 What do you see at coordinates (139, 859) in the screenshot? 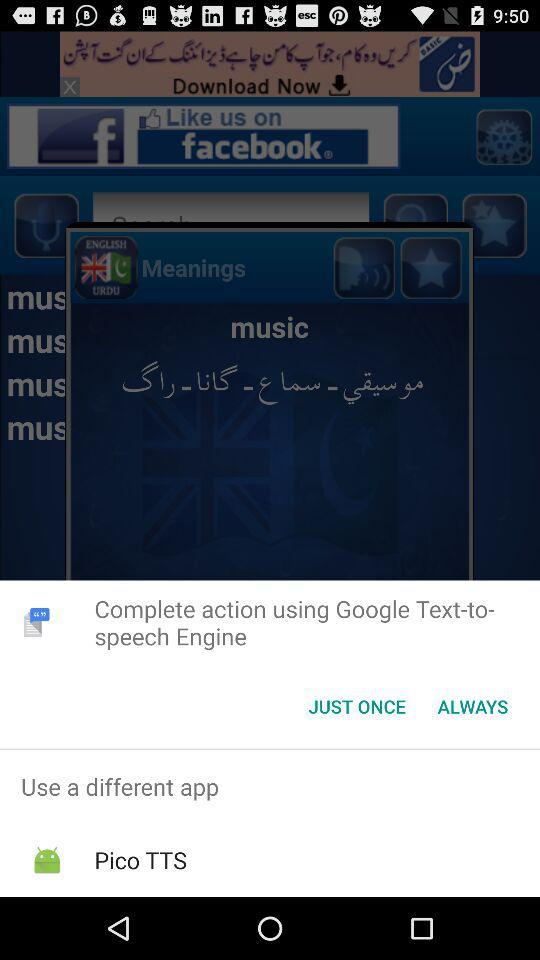
I see `the pico tts app` at bounding box center [139, 859].